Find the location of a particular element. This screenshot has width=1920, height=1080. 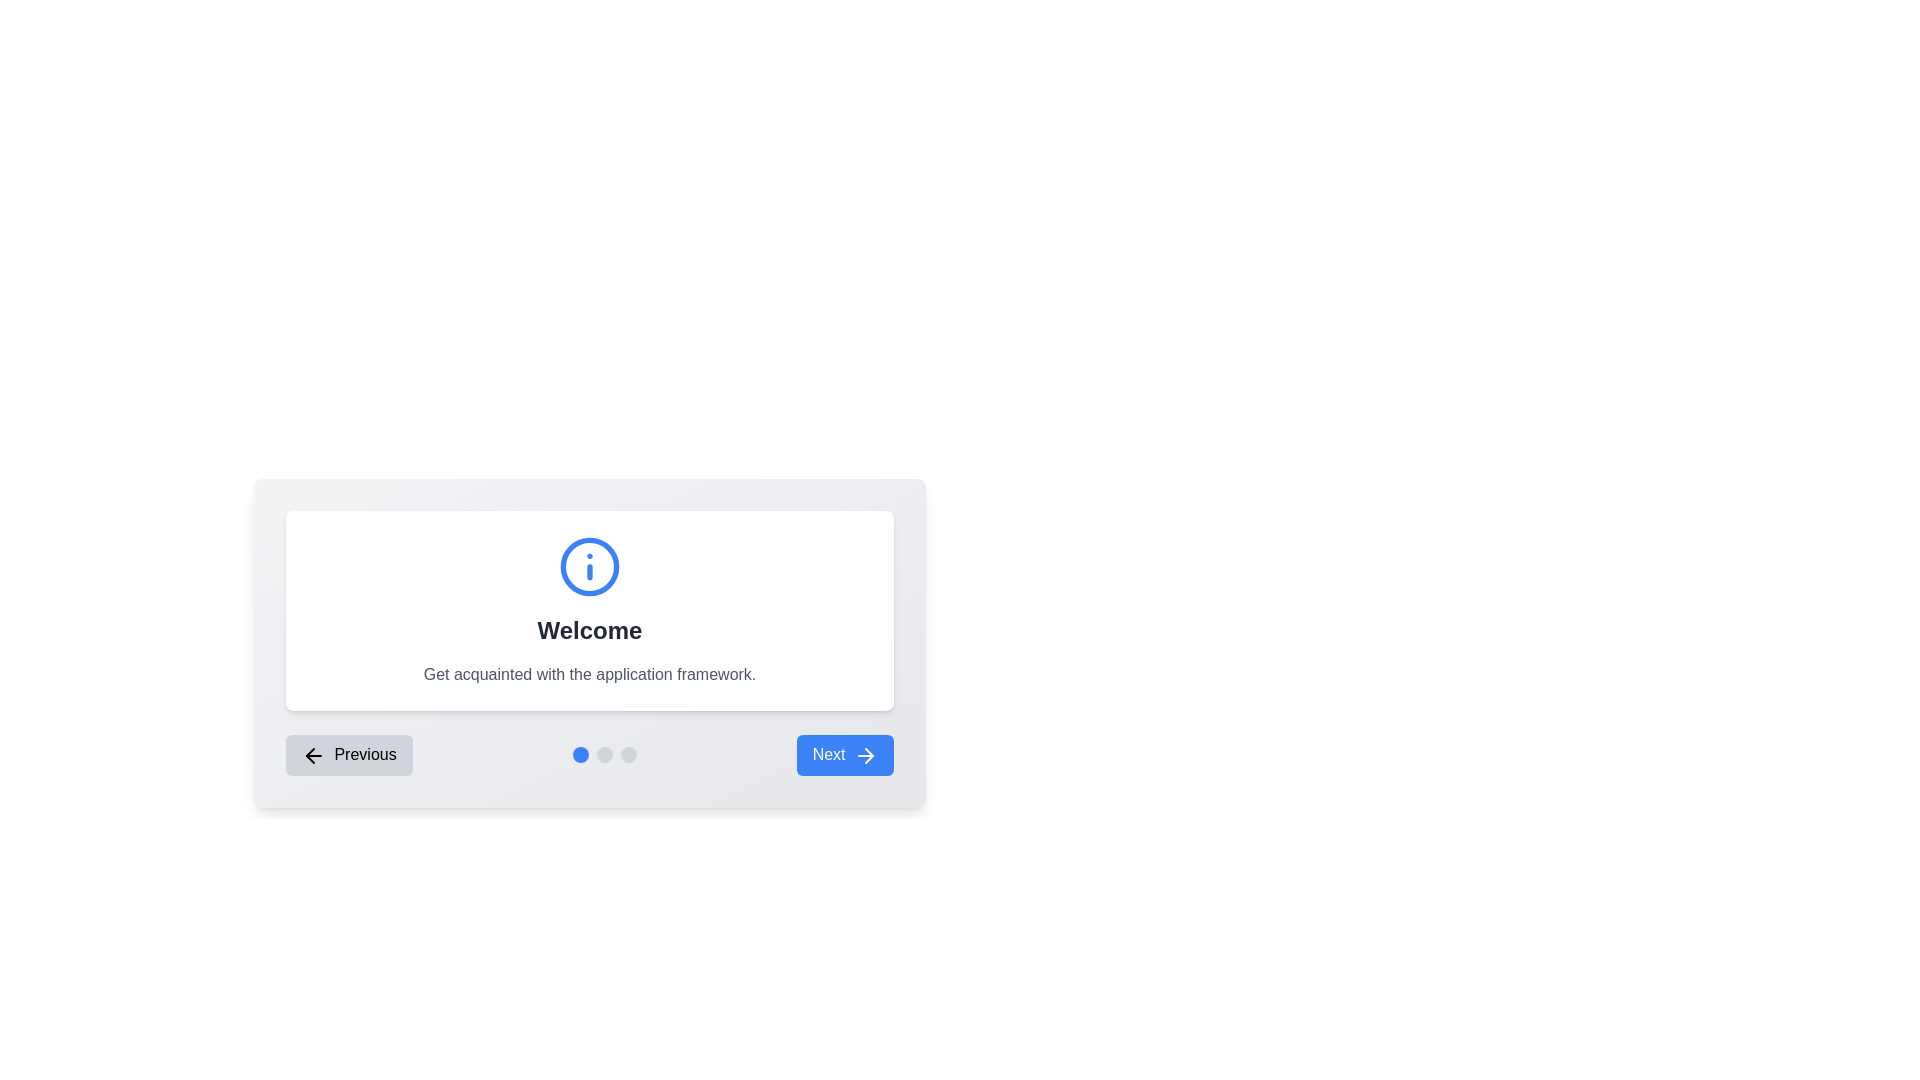

the left-pointing arrow icon adjacent to the 'Previous' text label for navigation is located at coordinates (312, 755).